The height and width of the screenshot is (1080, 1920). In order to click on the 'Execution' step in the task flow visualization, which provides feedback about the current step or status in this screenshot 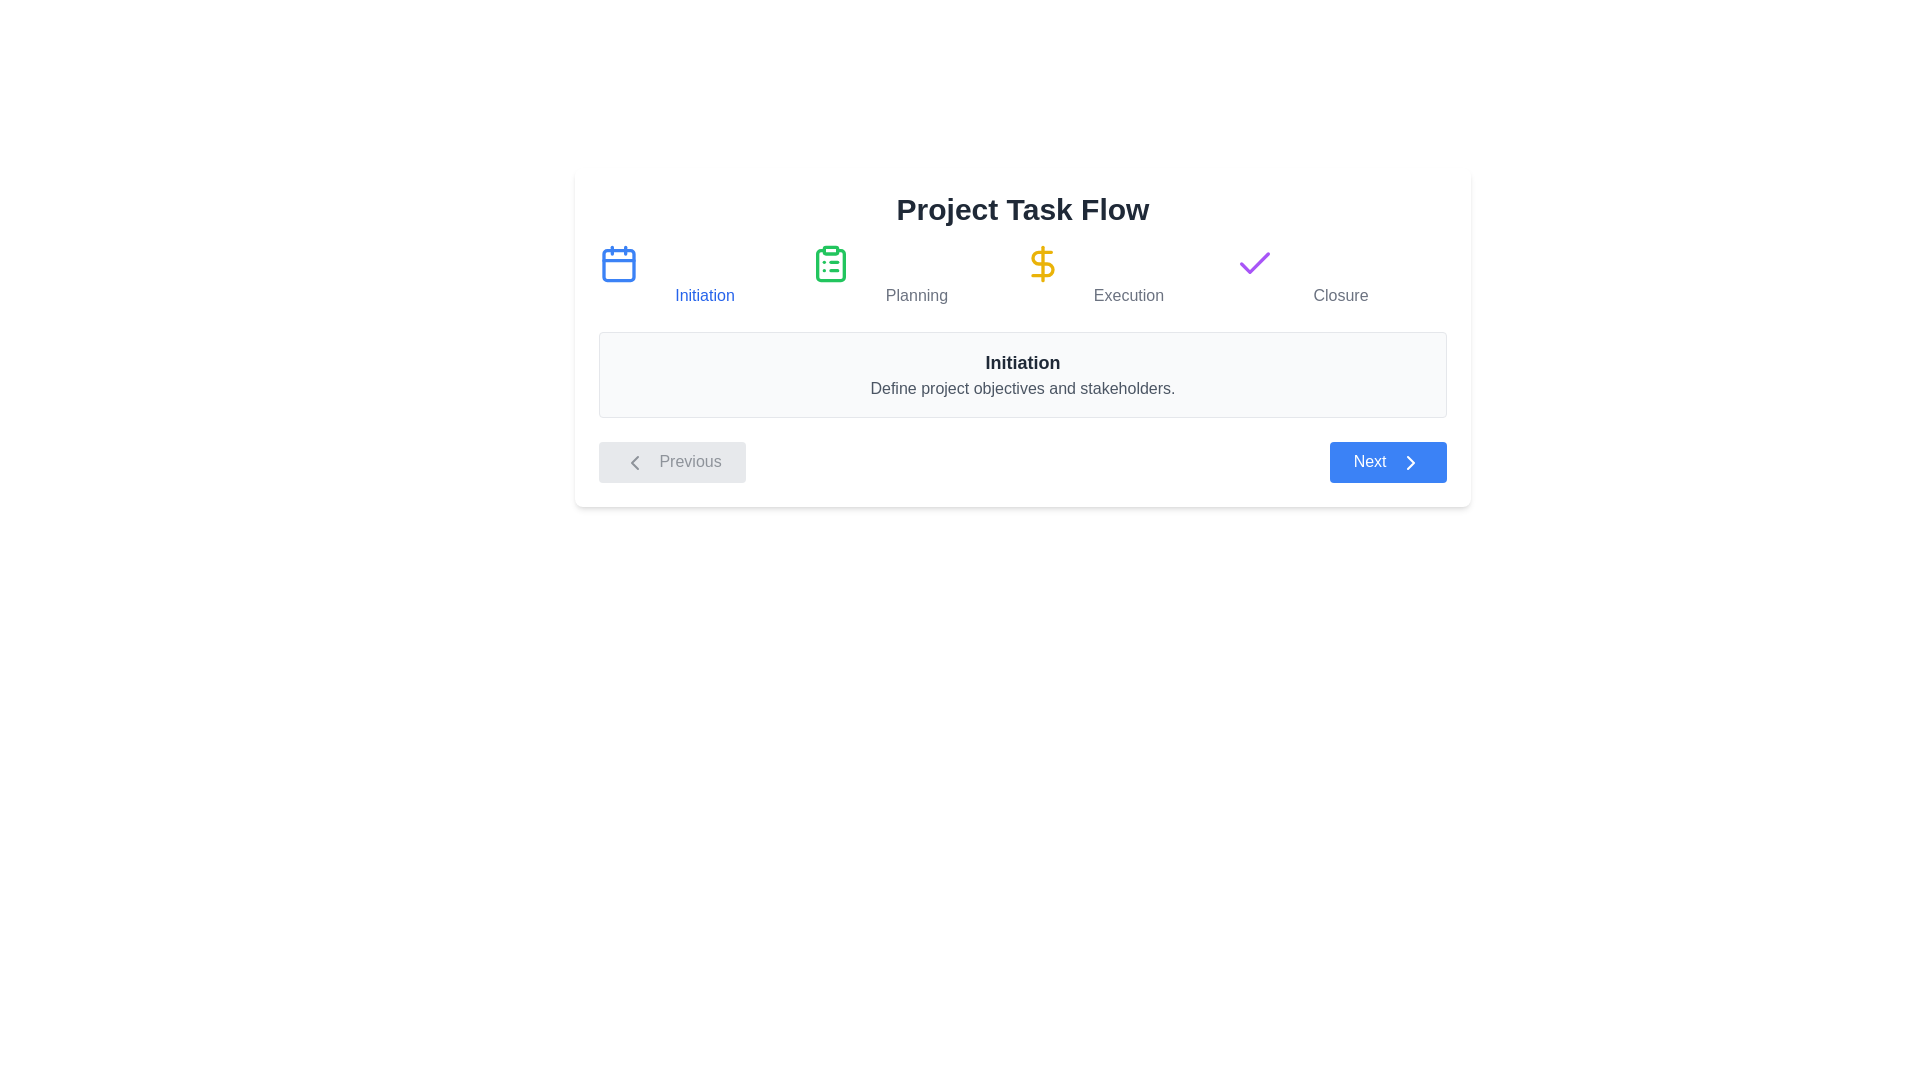, I will do `click(1128, 276)`.